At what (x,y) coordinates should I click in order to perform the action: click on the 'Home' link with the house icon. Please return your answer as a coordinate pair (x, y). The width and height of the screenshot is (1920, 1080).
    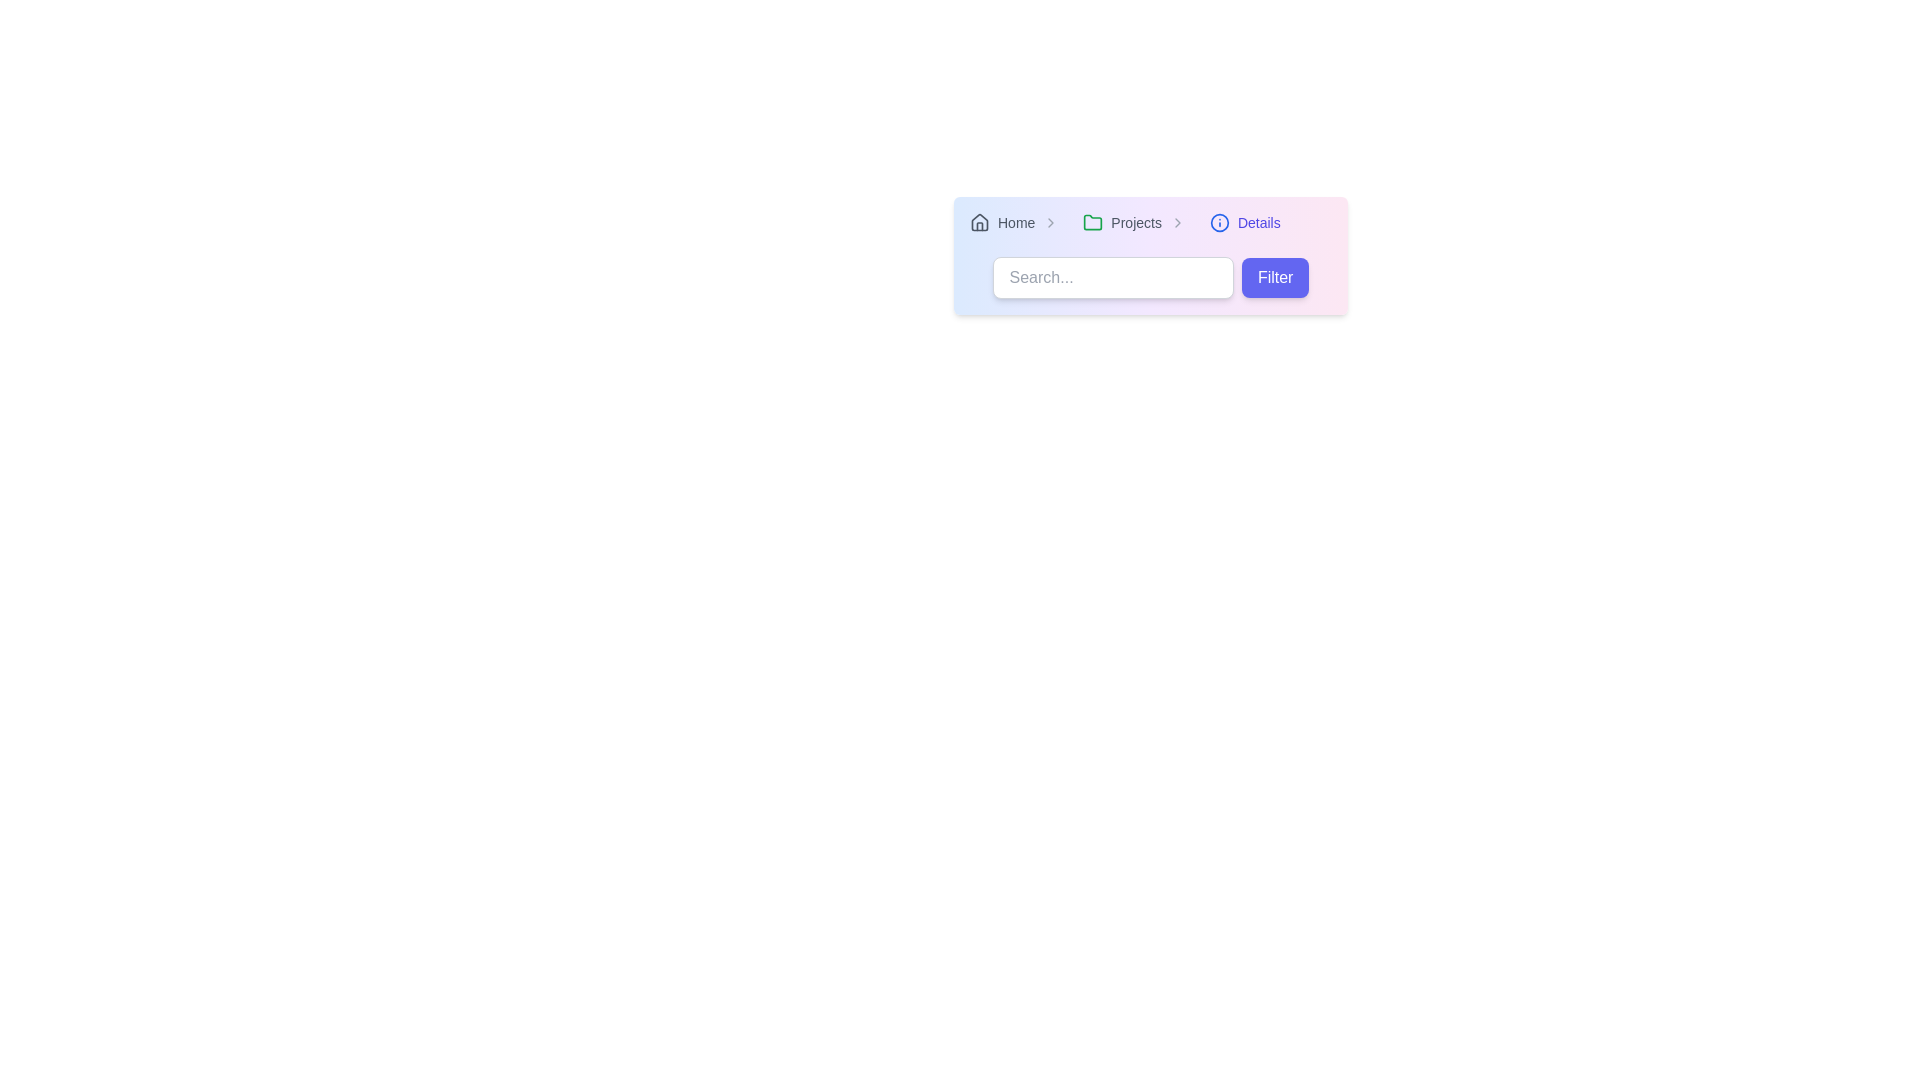
    Looking at the image, I should click on (1002, 223).